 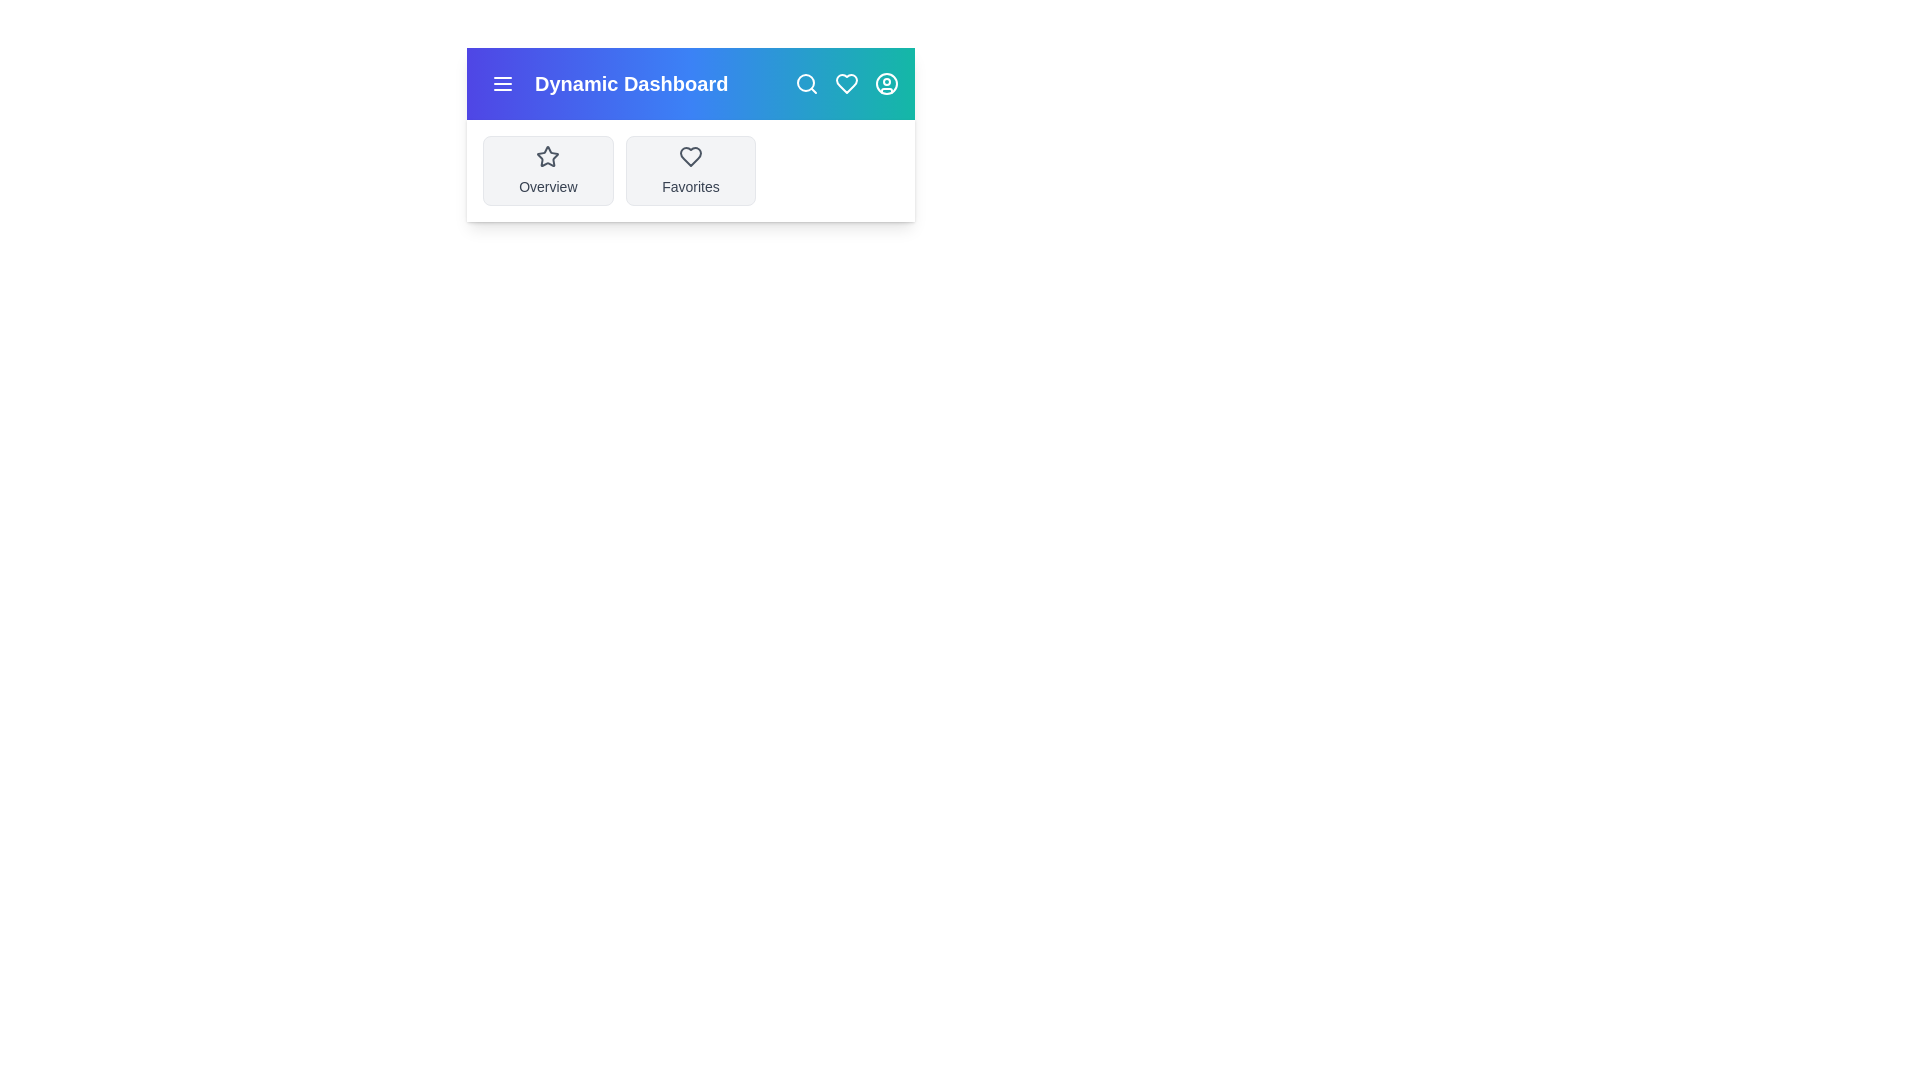 I want to click on the 'Overview' card to navigate to the overview section, so click(x=547, y=169).